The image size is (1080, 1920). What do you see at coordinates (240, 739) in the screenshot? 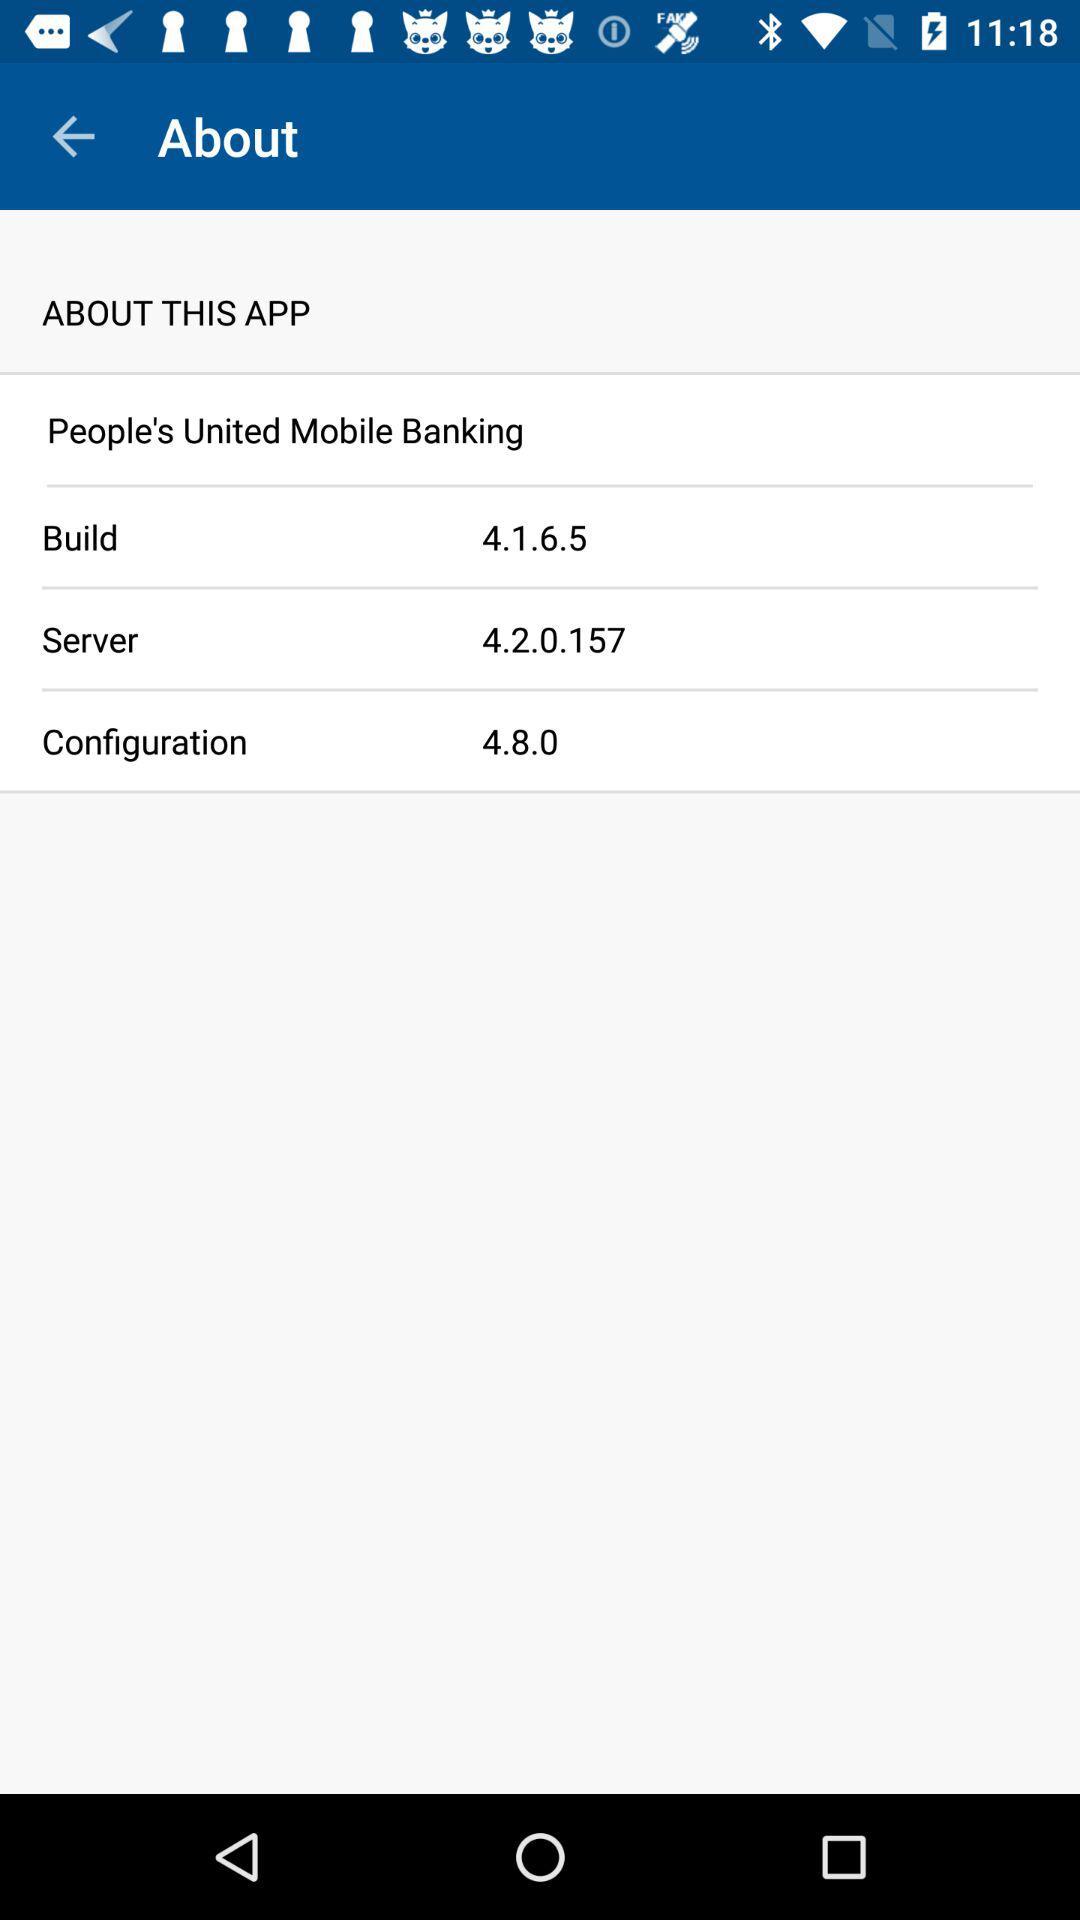
I see `configuration app` at bounding box center [240, 739].